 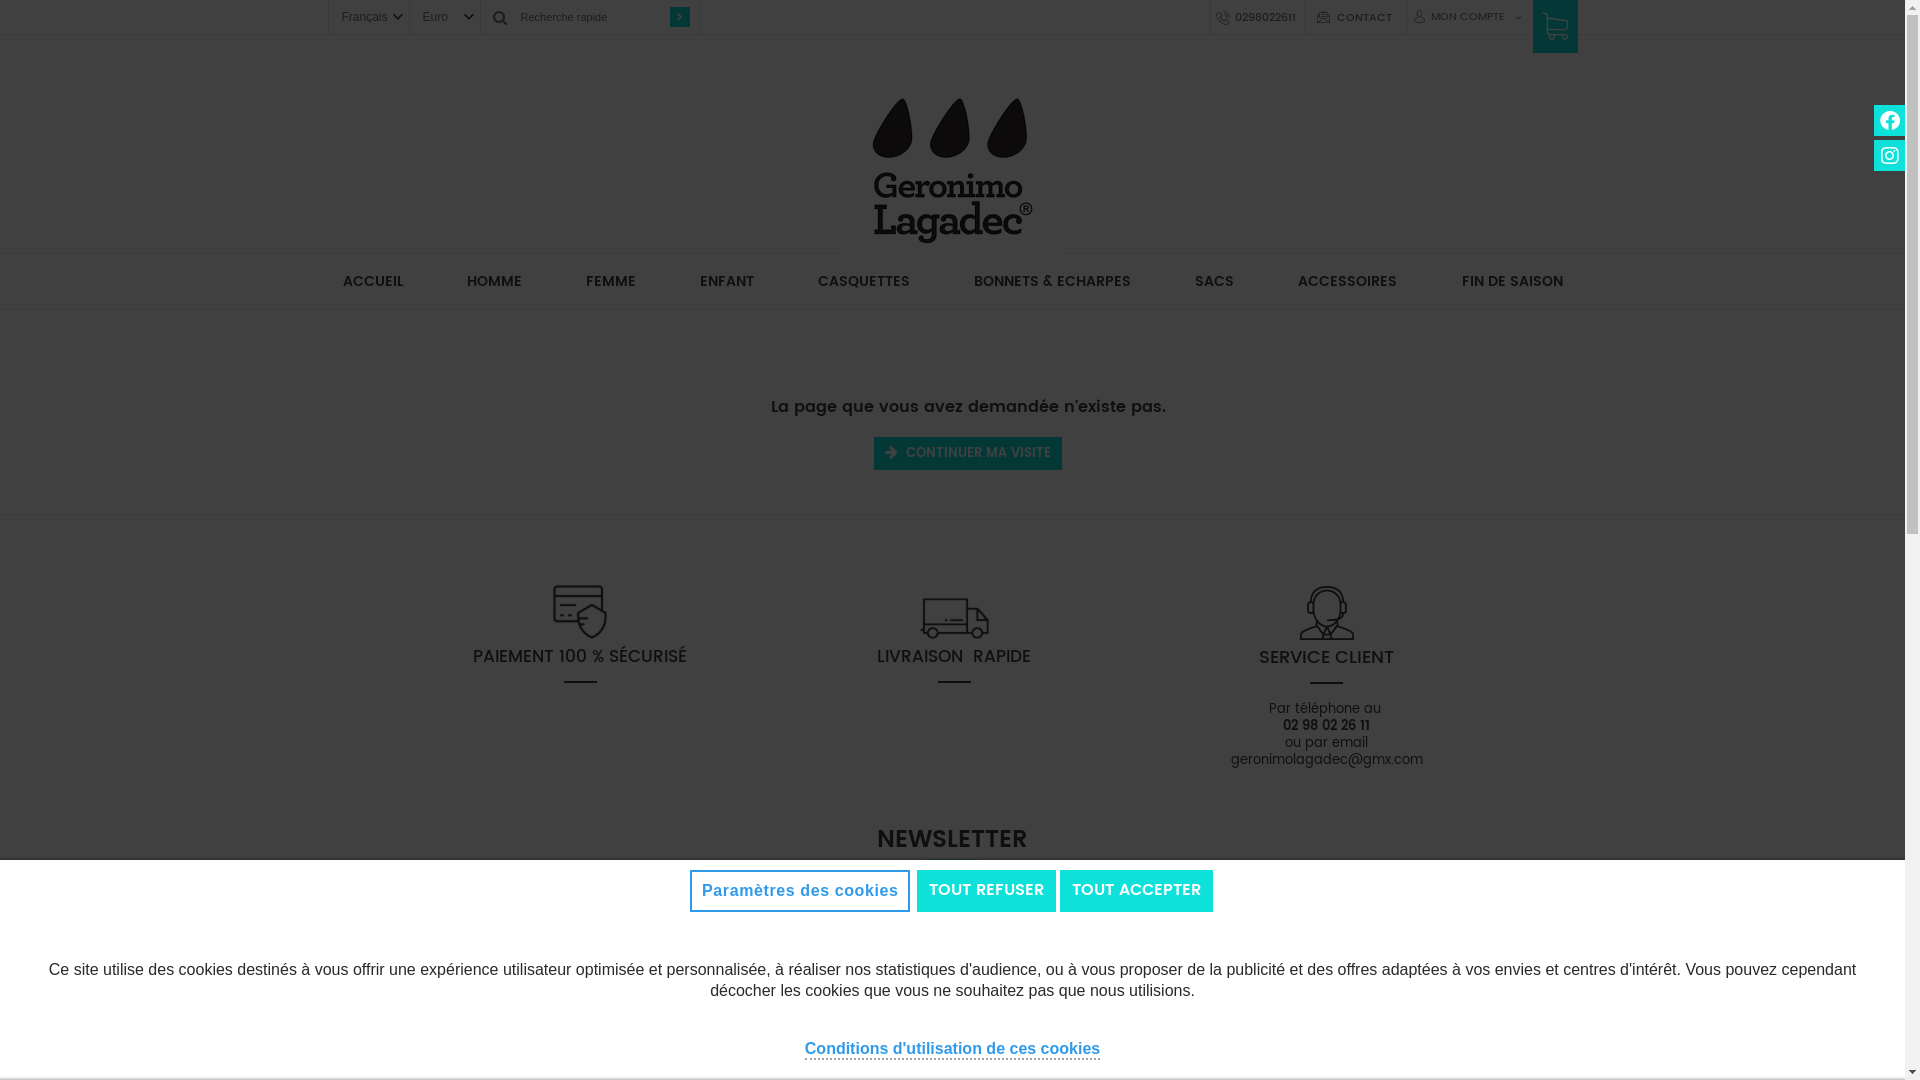 I want to click on 'SACS', so click(x=1213, y=281).